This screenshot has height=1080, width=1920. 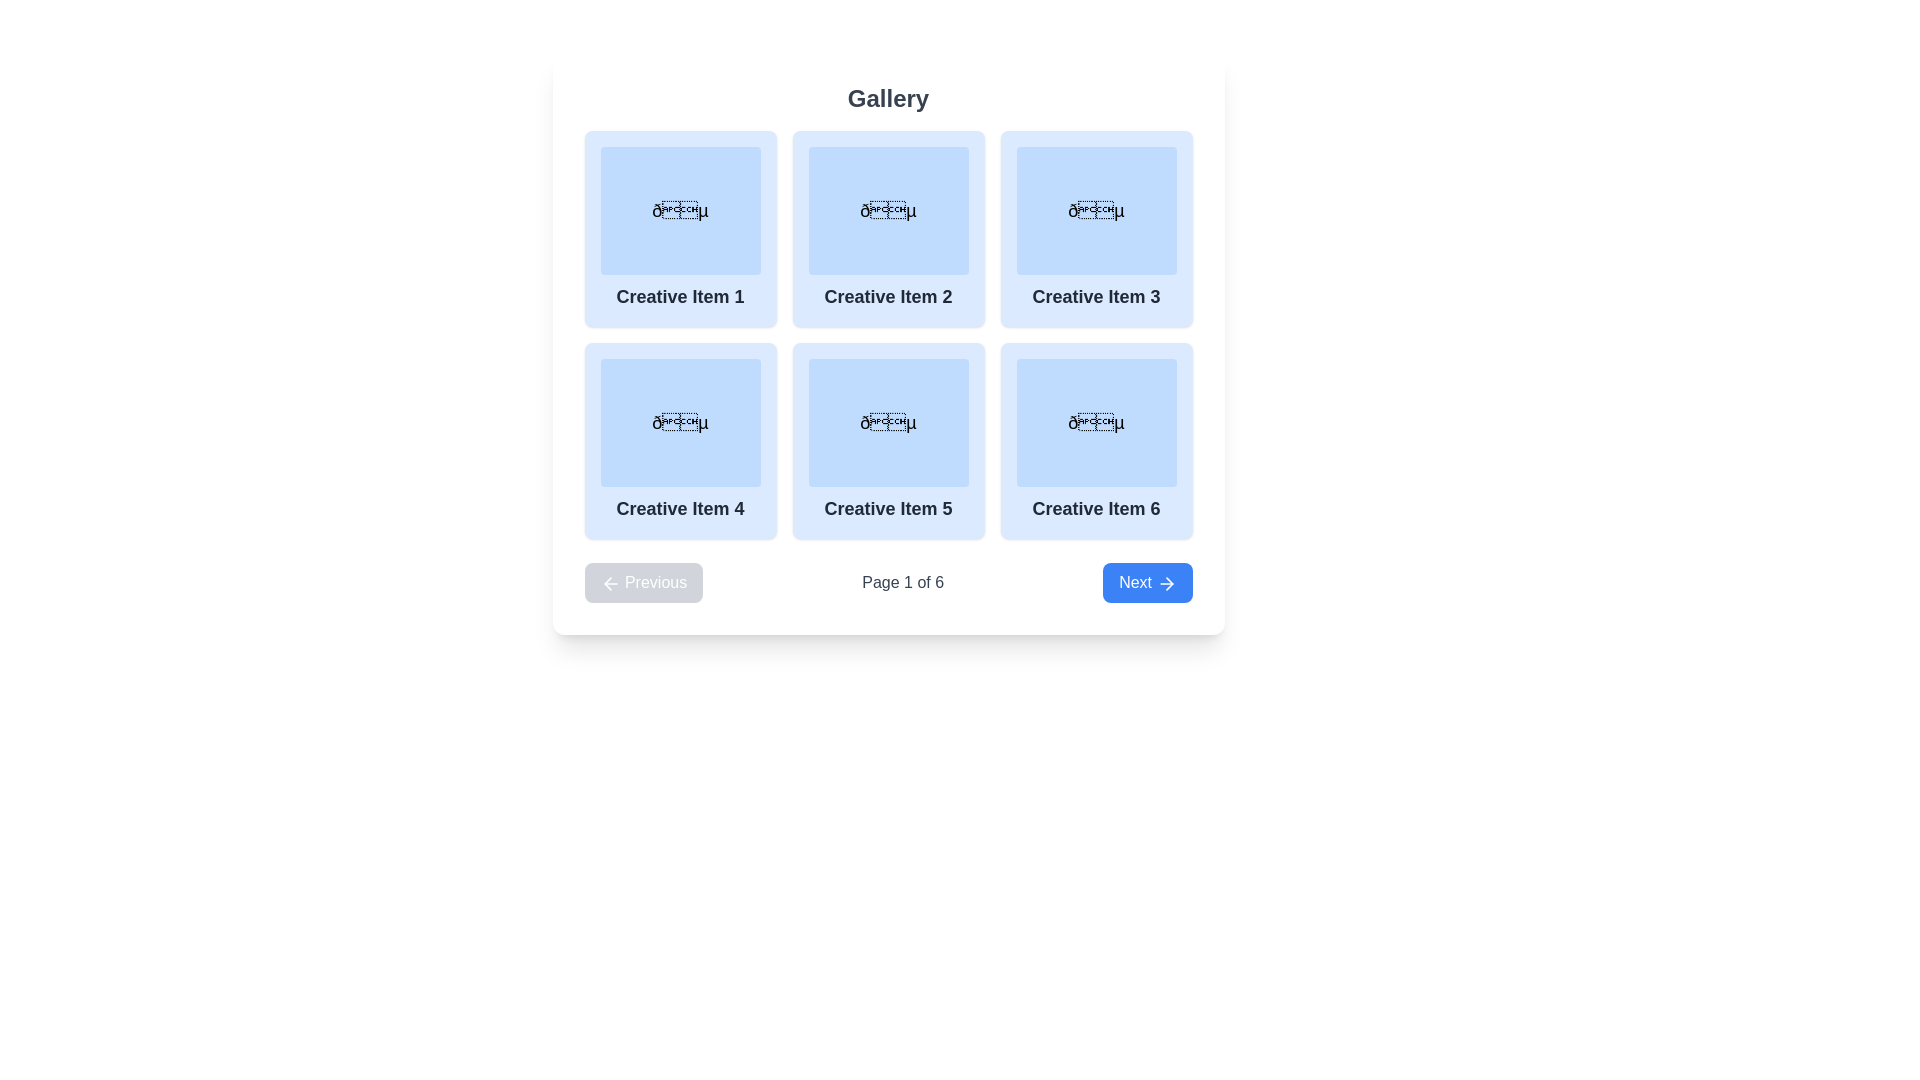 I want to click on the descriptive text label located at the bottom of the third card in the first row of a 2x3 grid layout, so click(x=1095, y=297).